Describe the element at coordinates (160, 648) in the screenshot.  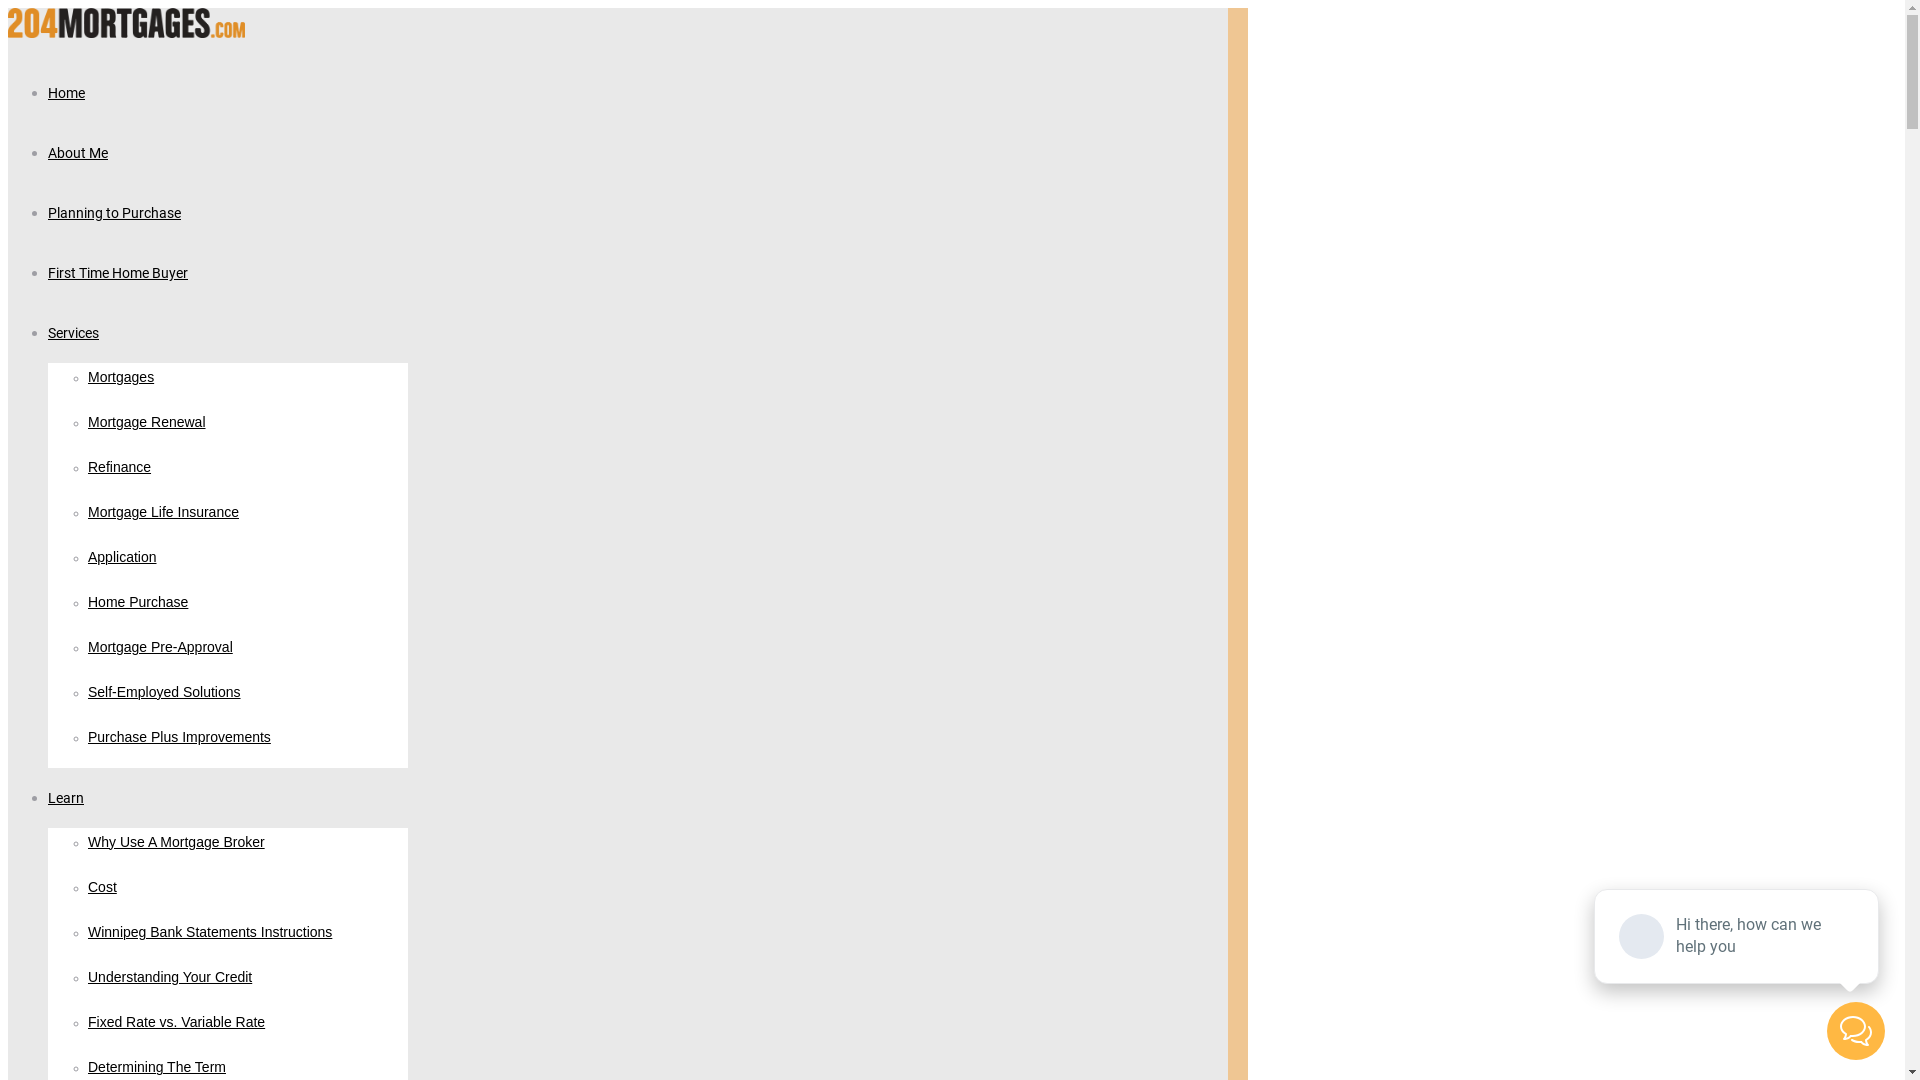
I see `'Mortgage Pre-Approval'` at that location.